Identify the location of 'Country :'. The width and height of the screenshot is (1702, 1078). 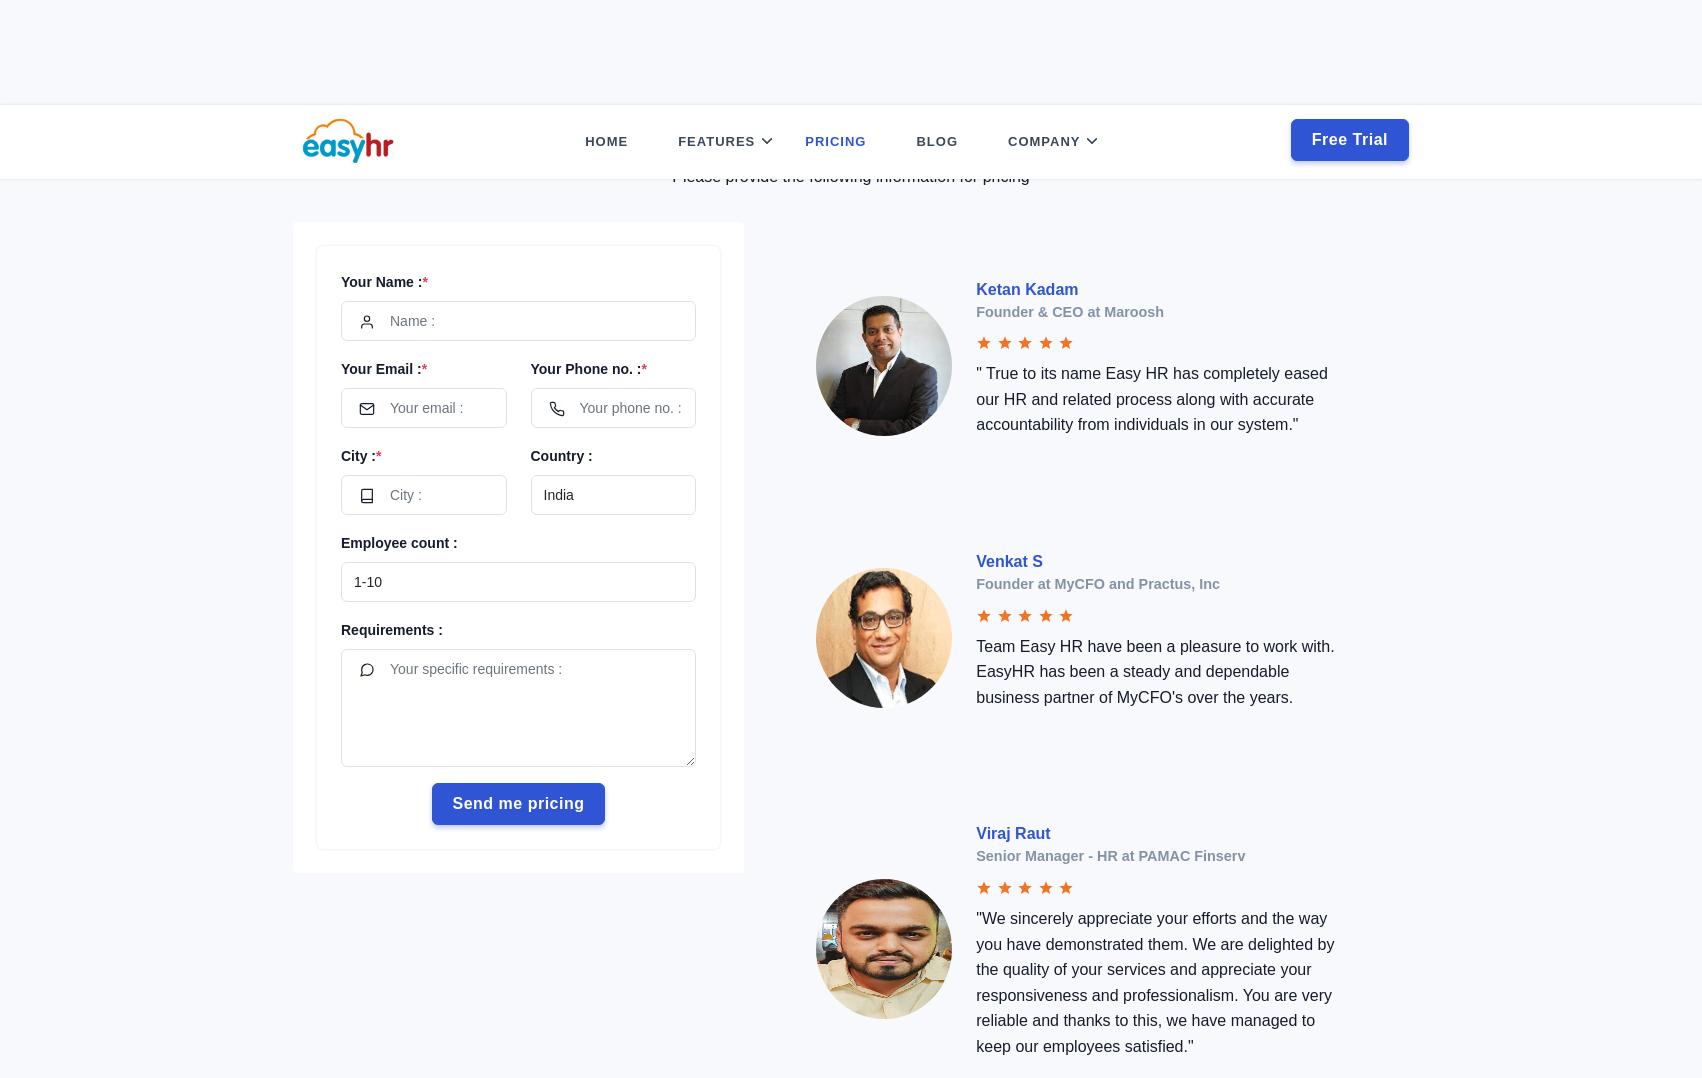
(559, 350).